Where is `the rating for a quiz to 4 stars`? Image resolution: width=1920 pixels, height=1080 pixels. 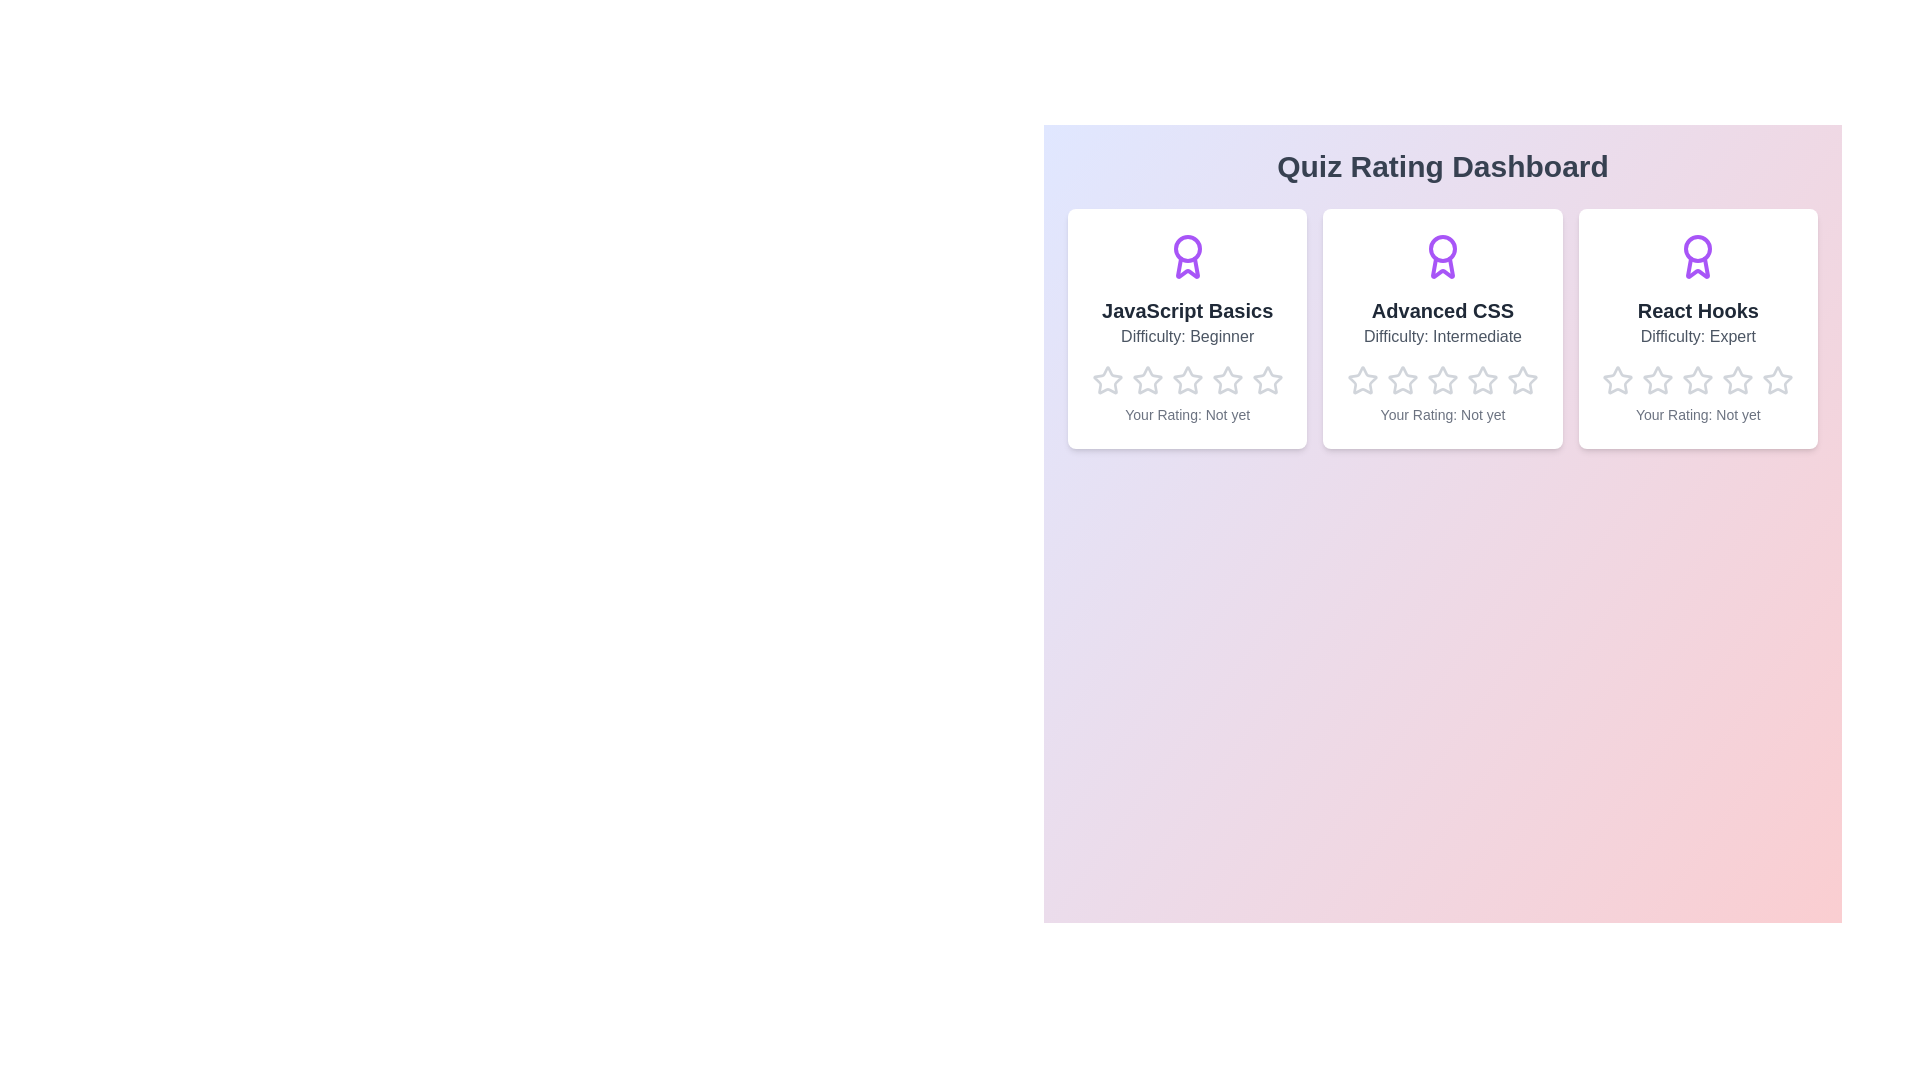
the rating for a quiz to 4 stars is located at coordinates (1226, 381).